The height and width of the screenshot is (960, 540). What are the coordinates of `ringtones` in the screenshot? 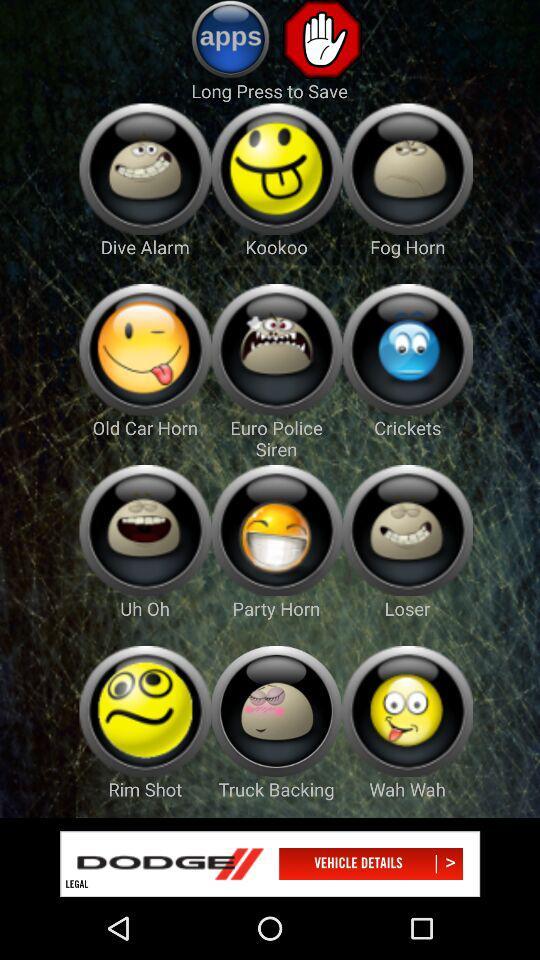 It's located at (144, 349).